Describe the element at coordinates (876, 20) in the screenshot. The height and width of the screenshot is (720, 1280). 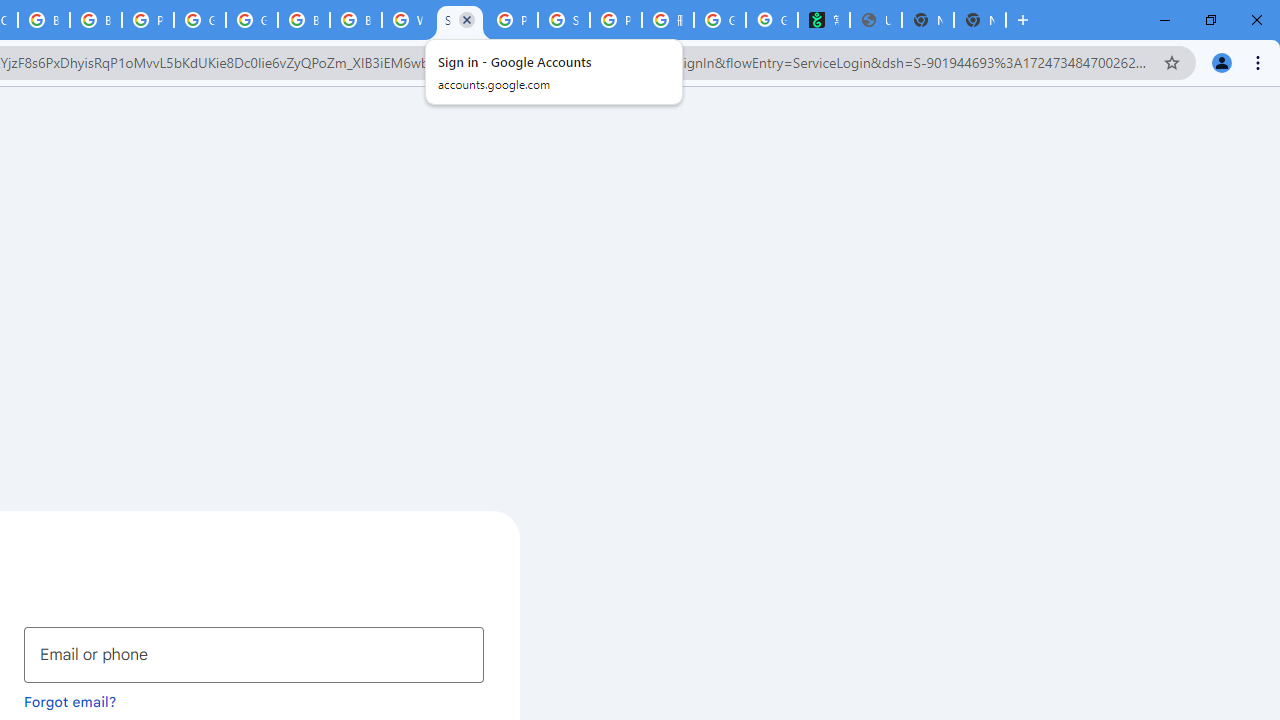
I see `'Untitled'` at that location.